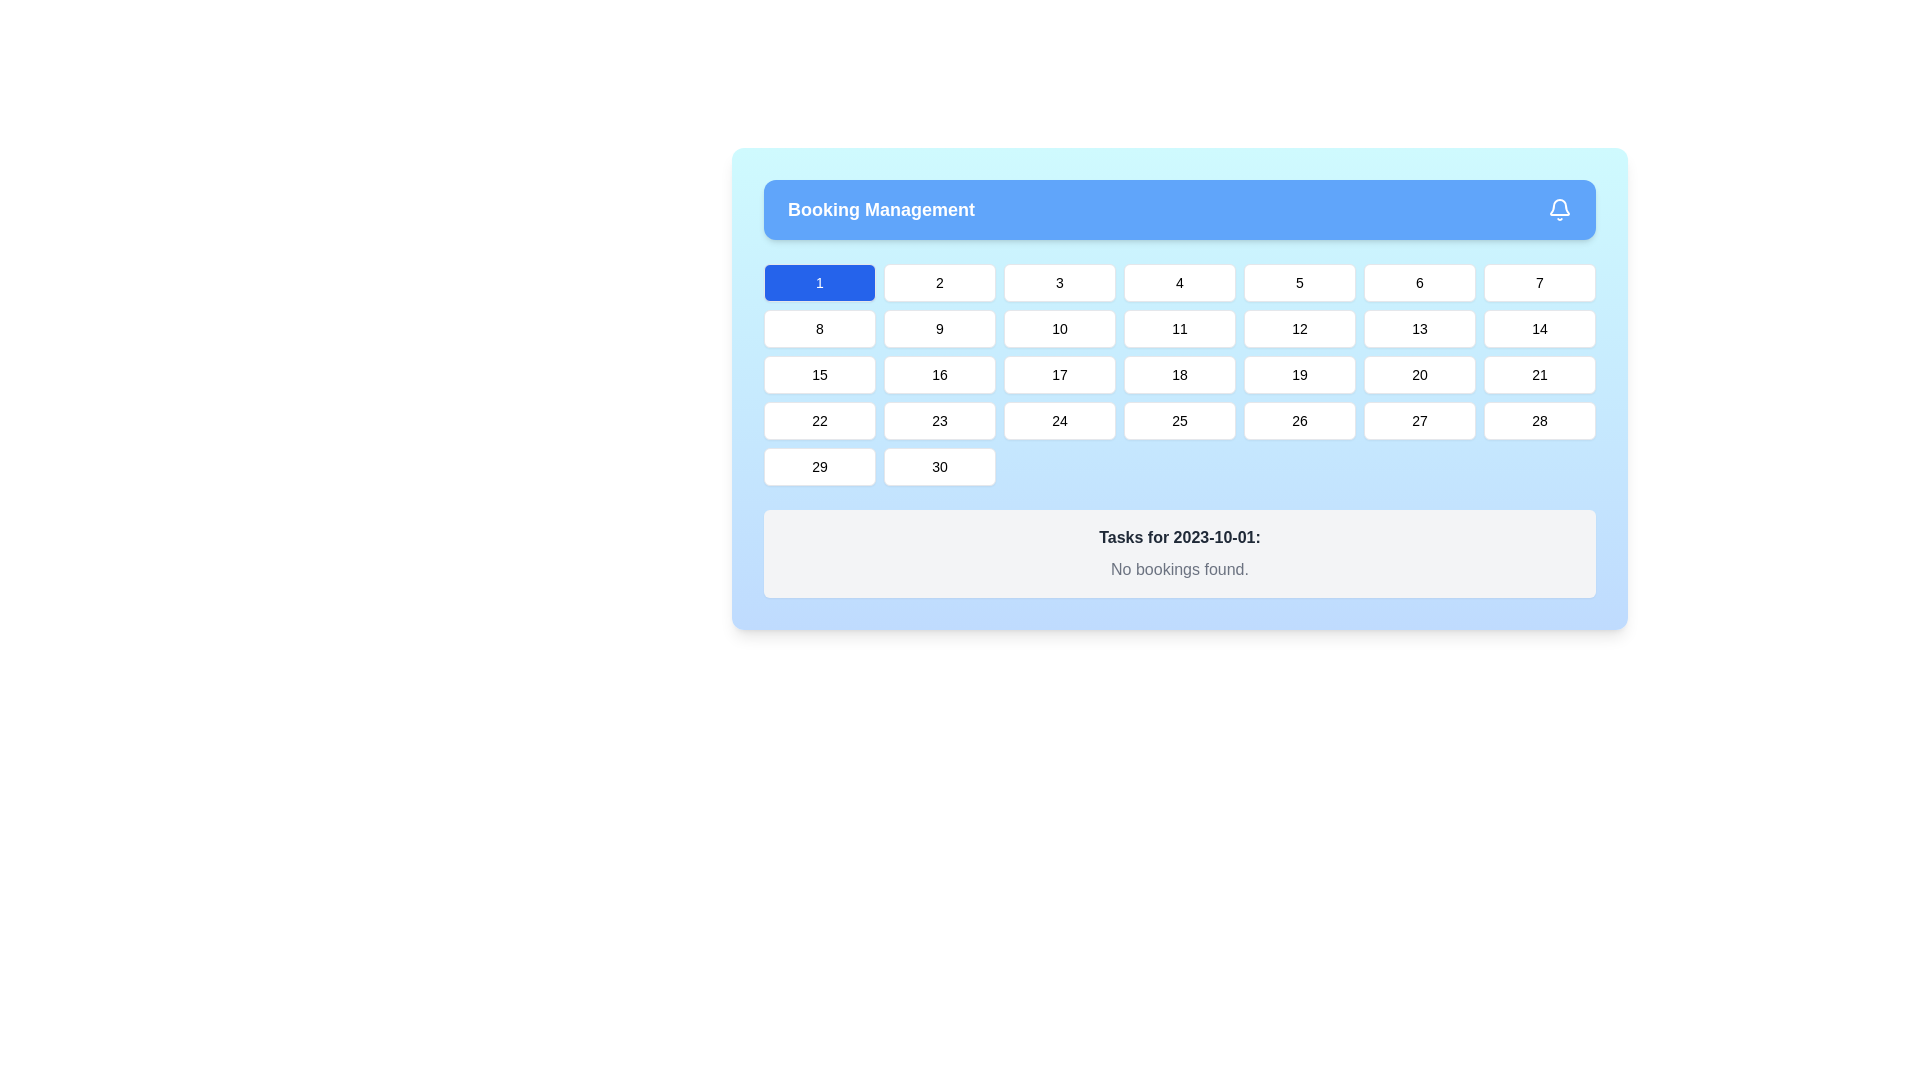 This screenshot has height=1080, width=1920. Describe the element at coordinates (820, 374) in the screenshot. I see `the button in the calendar interface located in the third row and first column` at that location.